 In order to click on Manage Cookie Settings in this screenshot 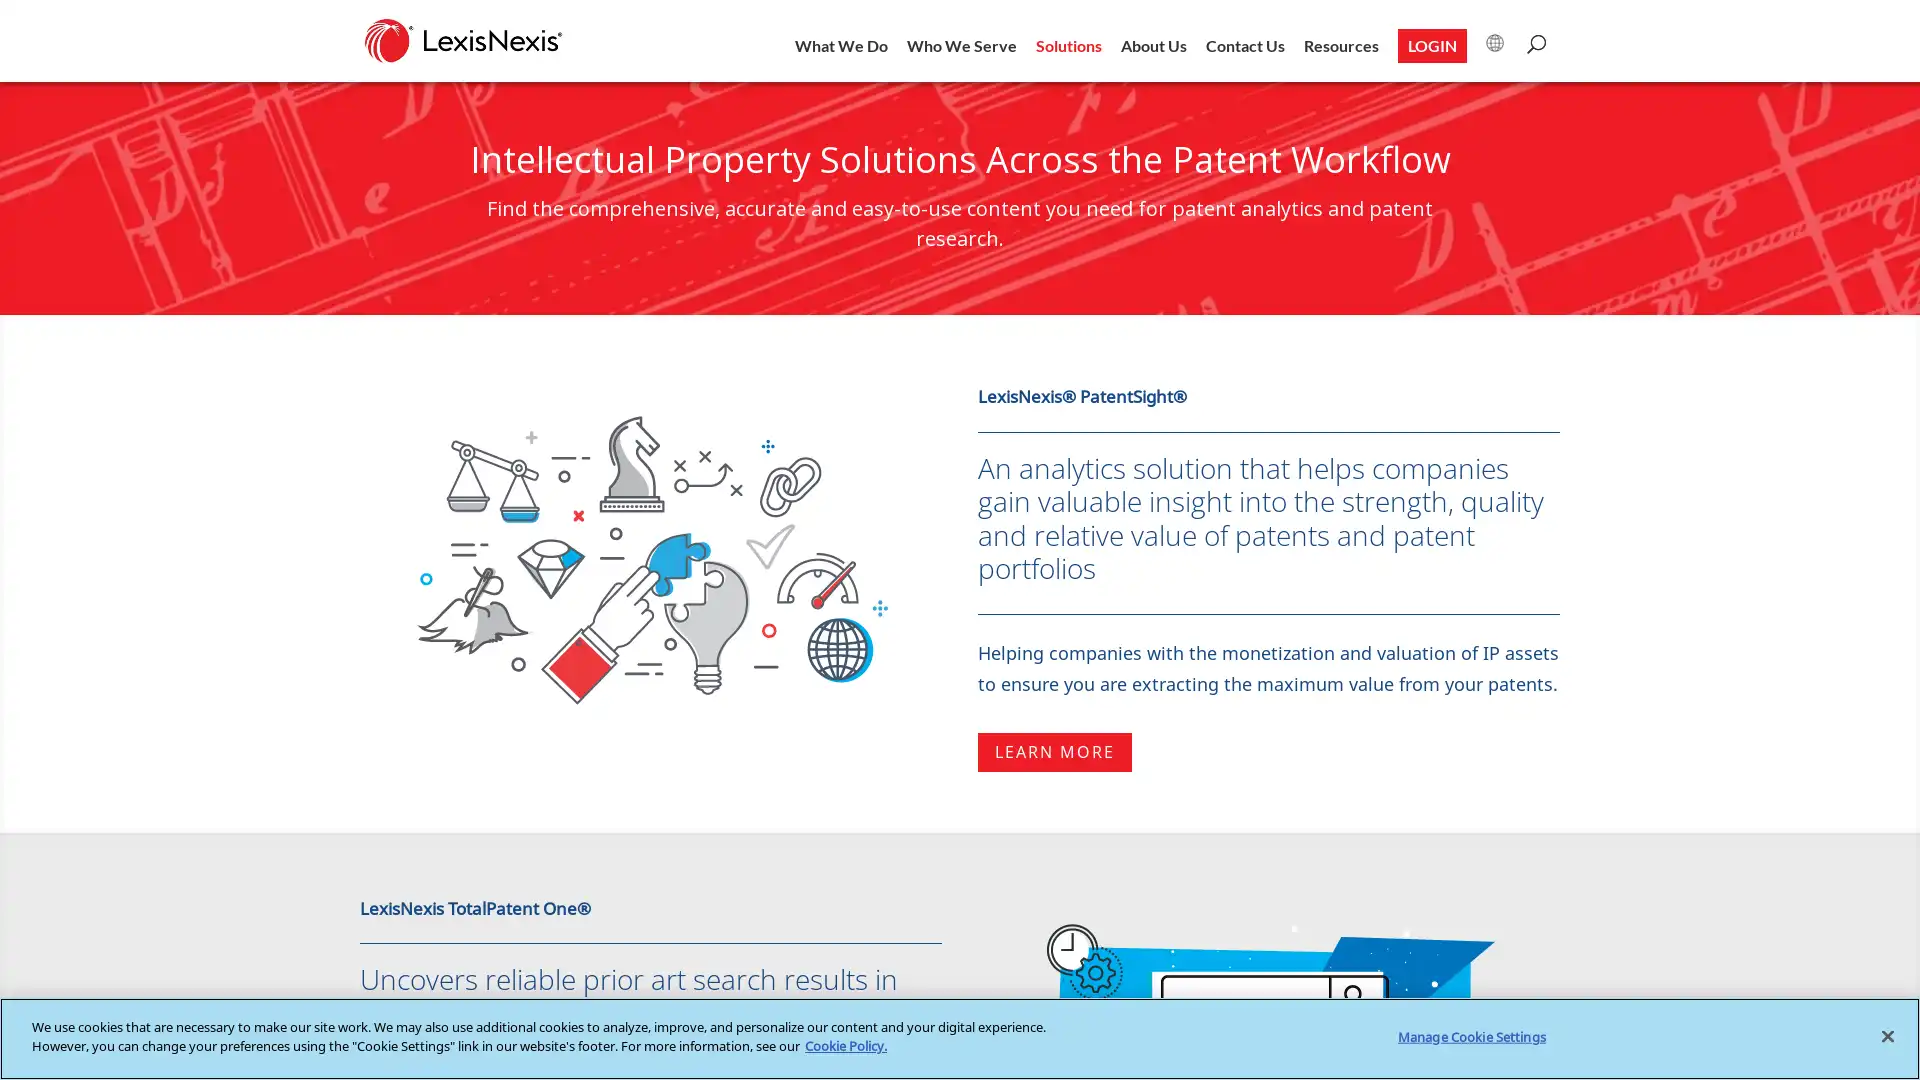, I will do `click(1470, 1036)`.